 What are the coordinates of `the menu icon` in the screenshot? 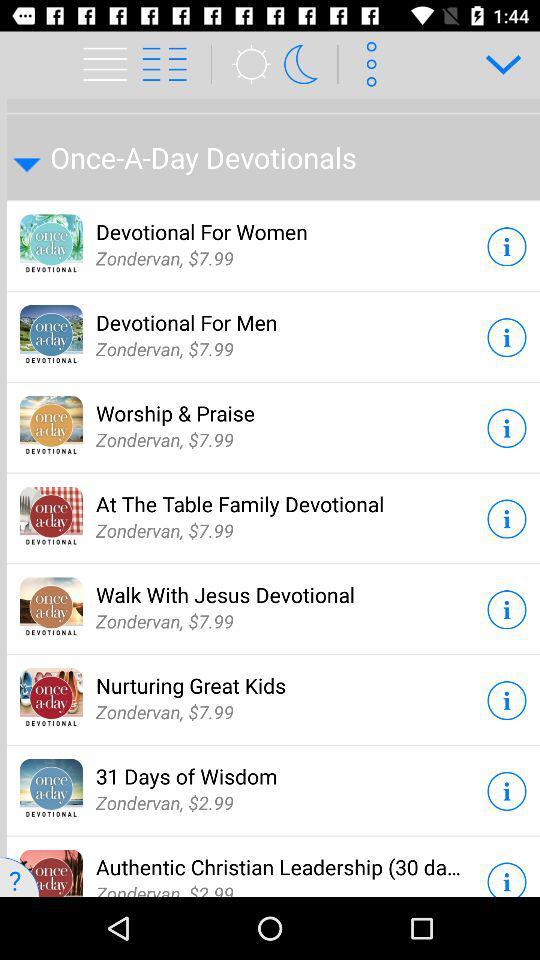 It's located at (108, 64).